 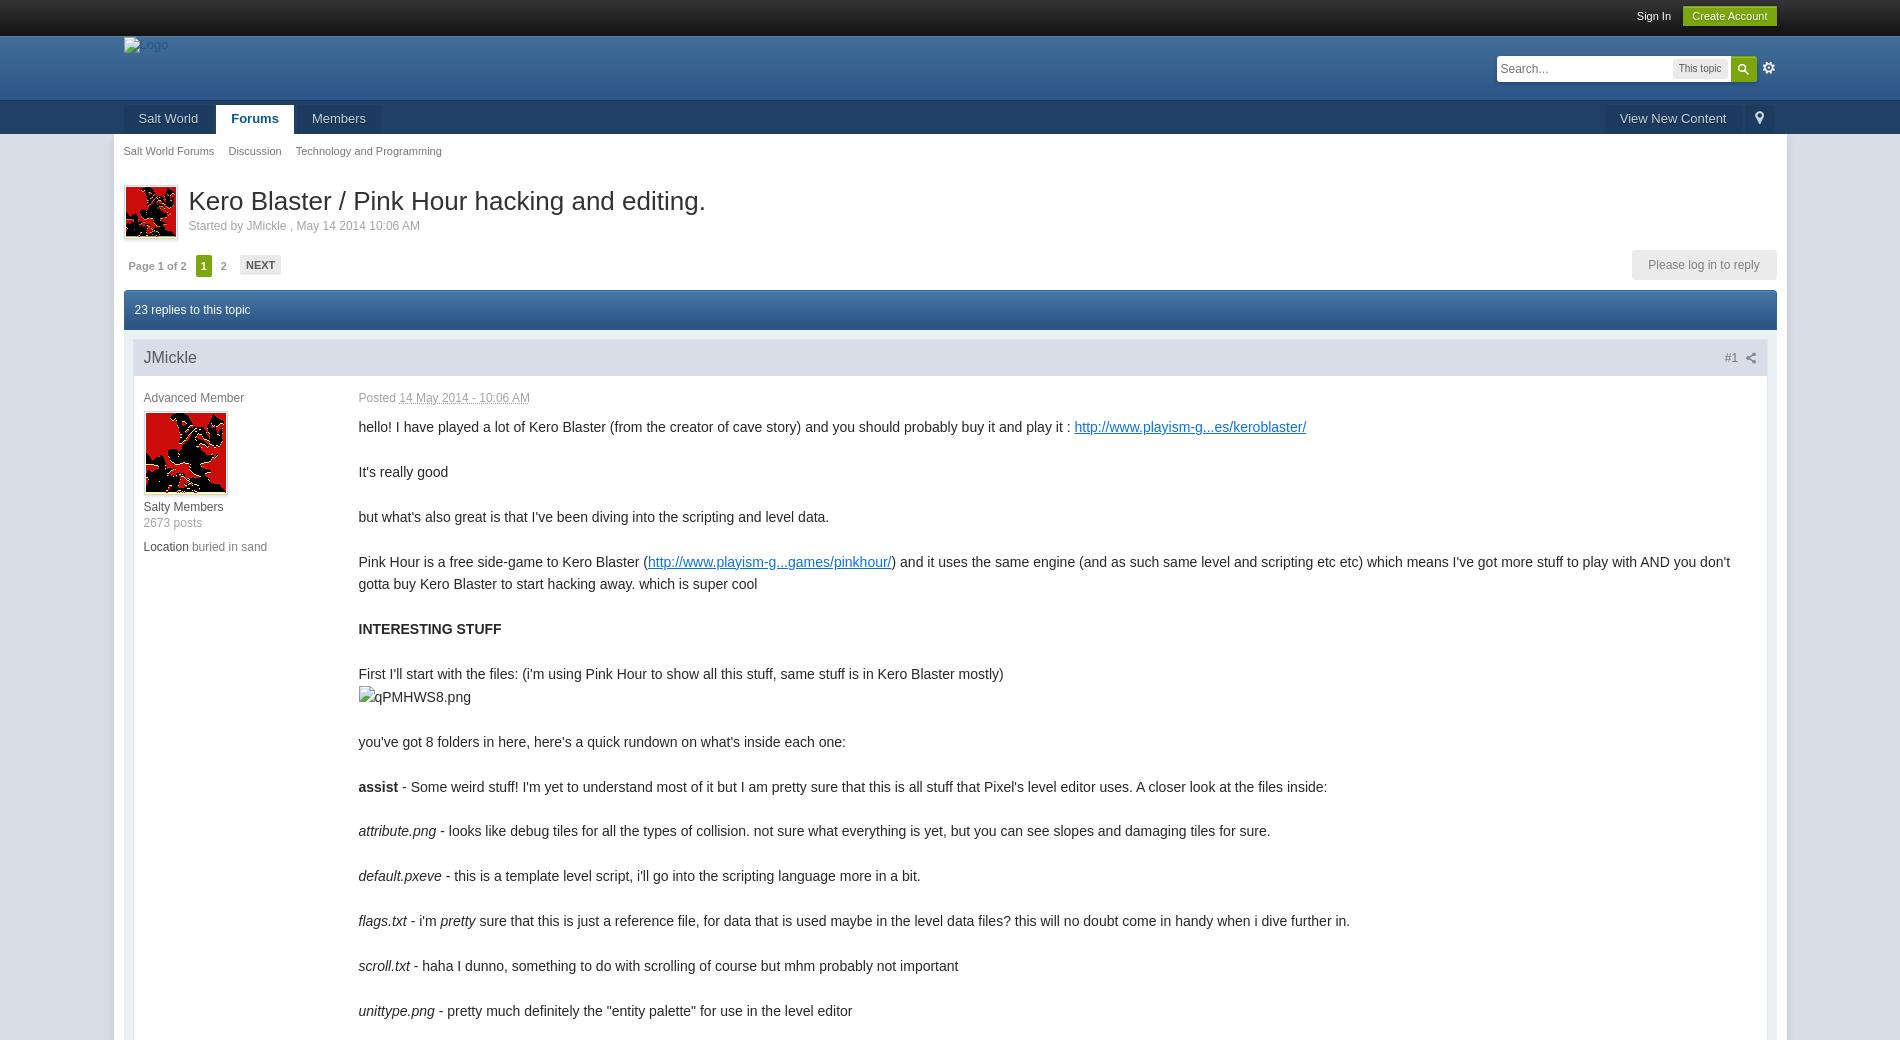 What do you see at coordinates (216, 224) in the screenshot?
I see `'Started by'` at bounding box center [216, 224].